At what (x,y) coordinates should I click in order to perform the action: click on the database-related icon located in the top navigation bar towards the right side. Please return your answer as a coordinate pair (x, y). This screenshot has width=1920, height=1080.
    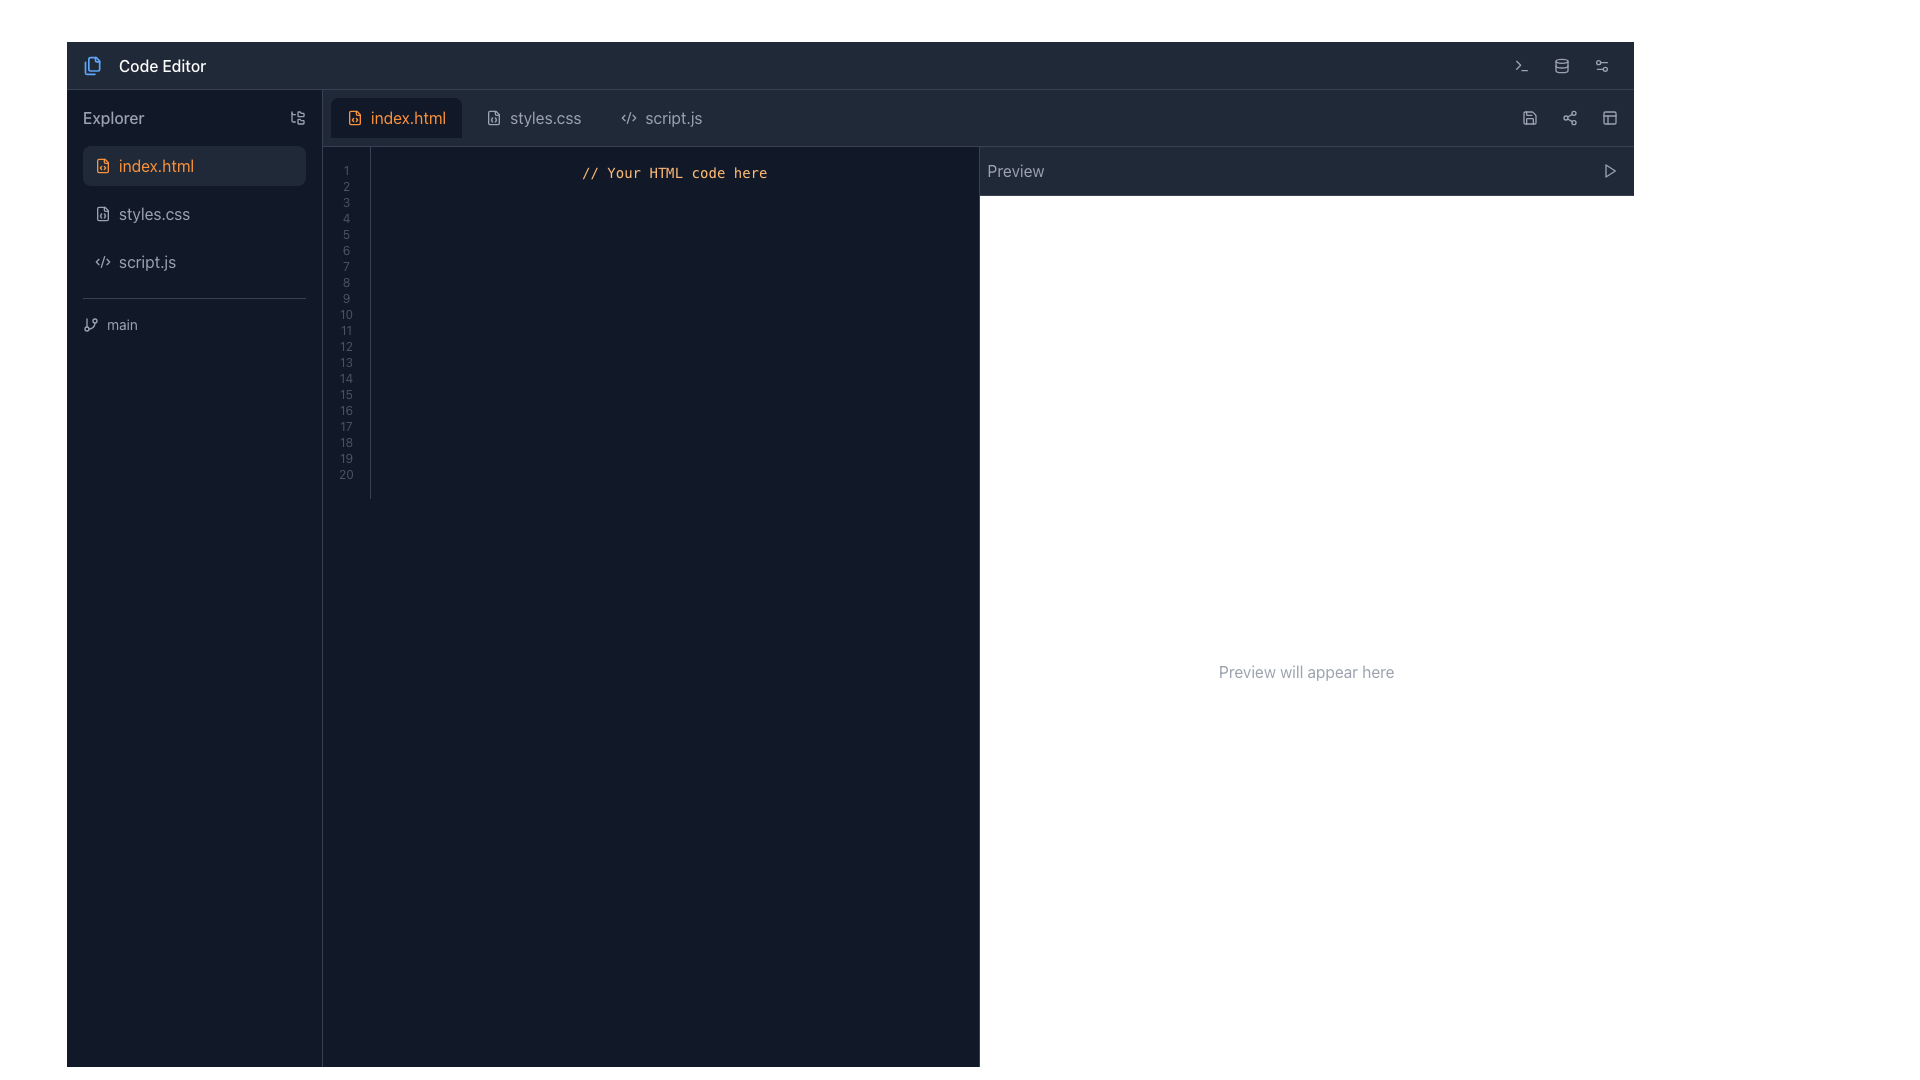
    Looking at the image, I should click on (1560, 64).